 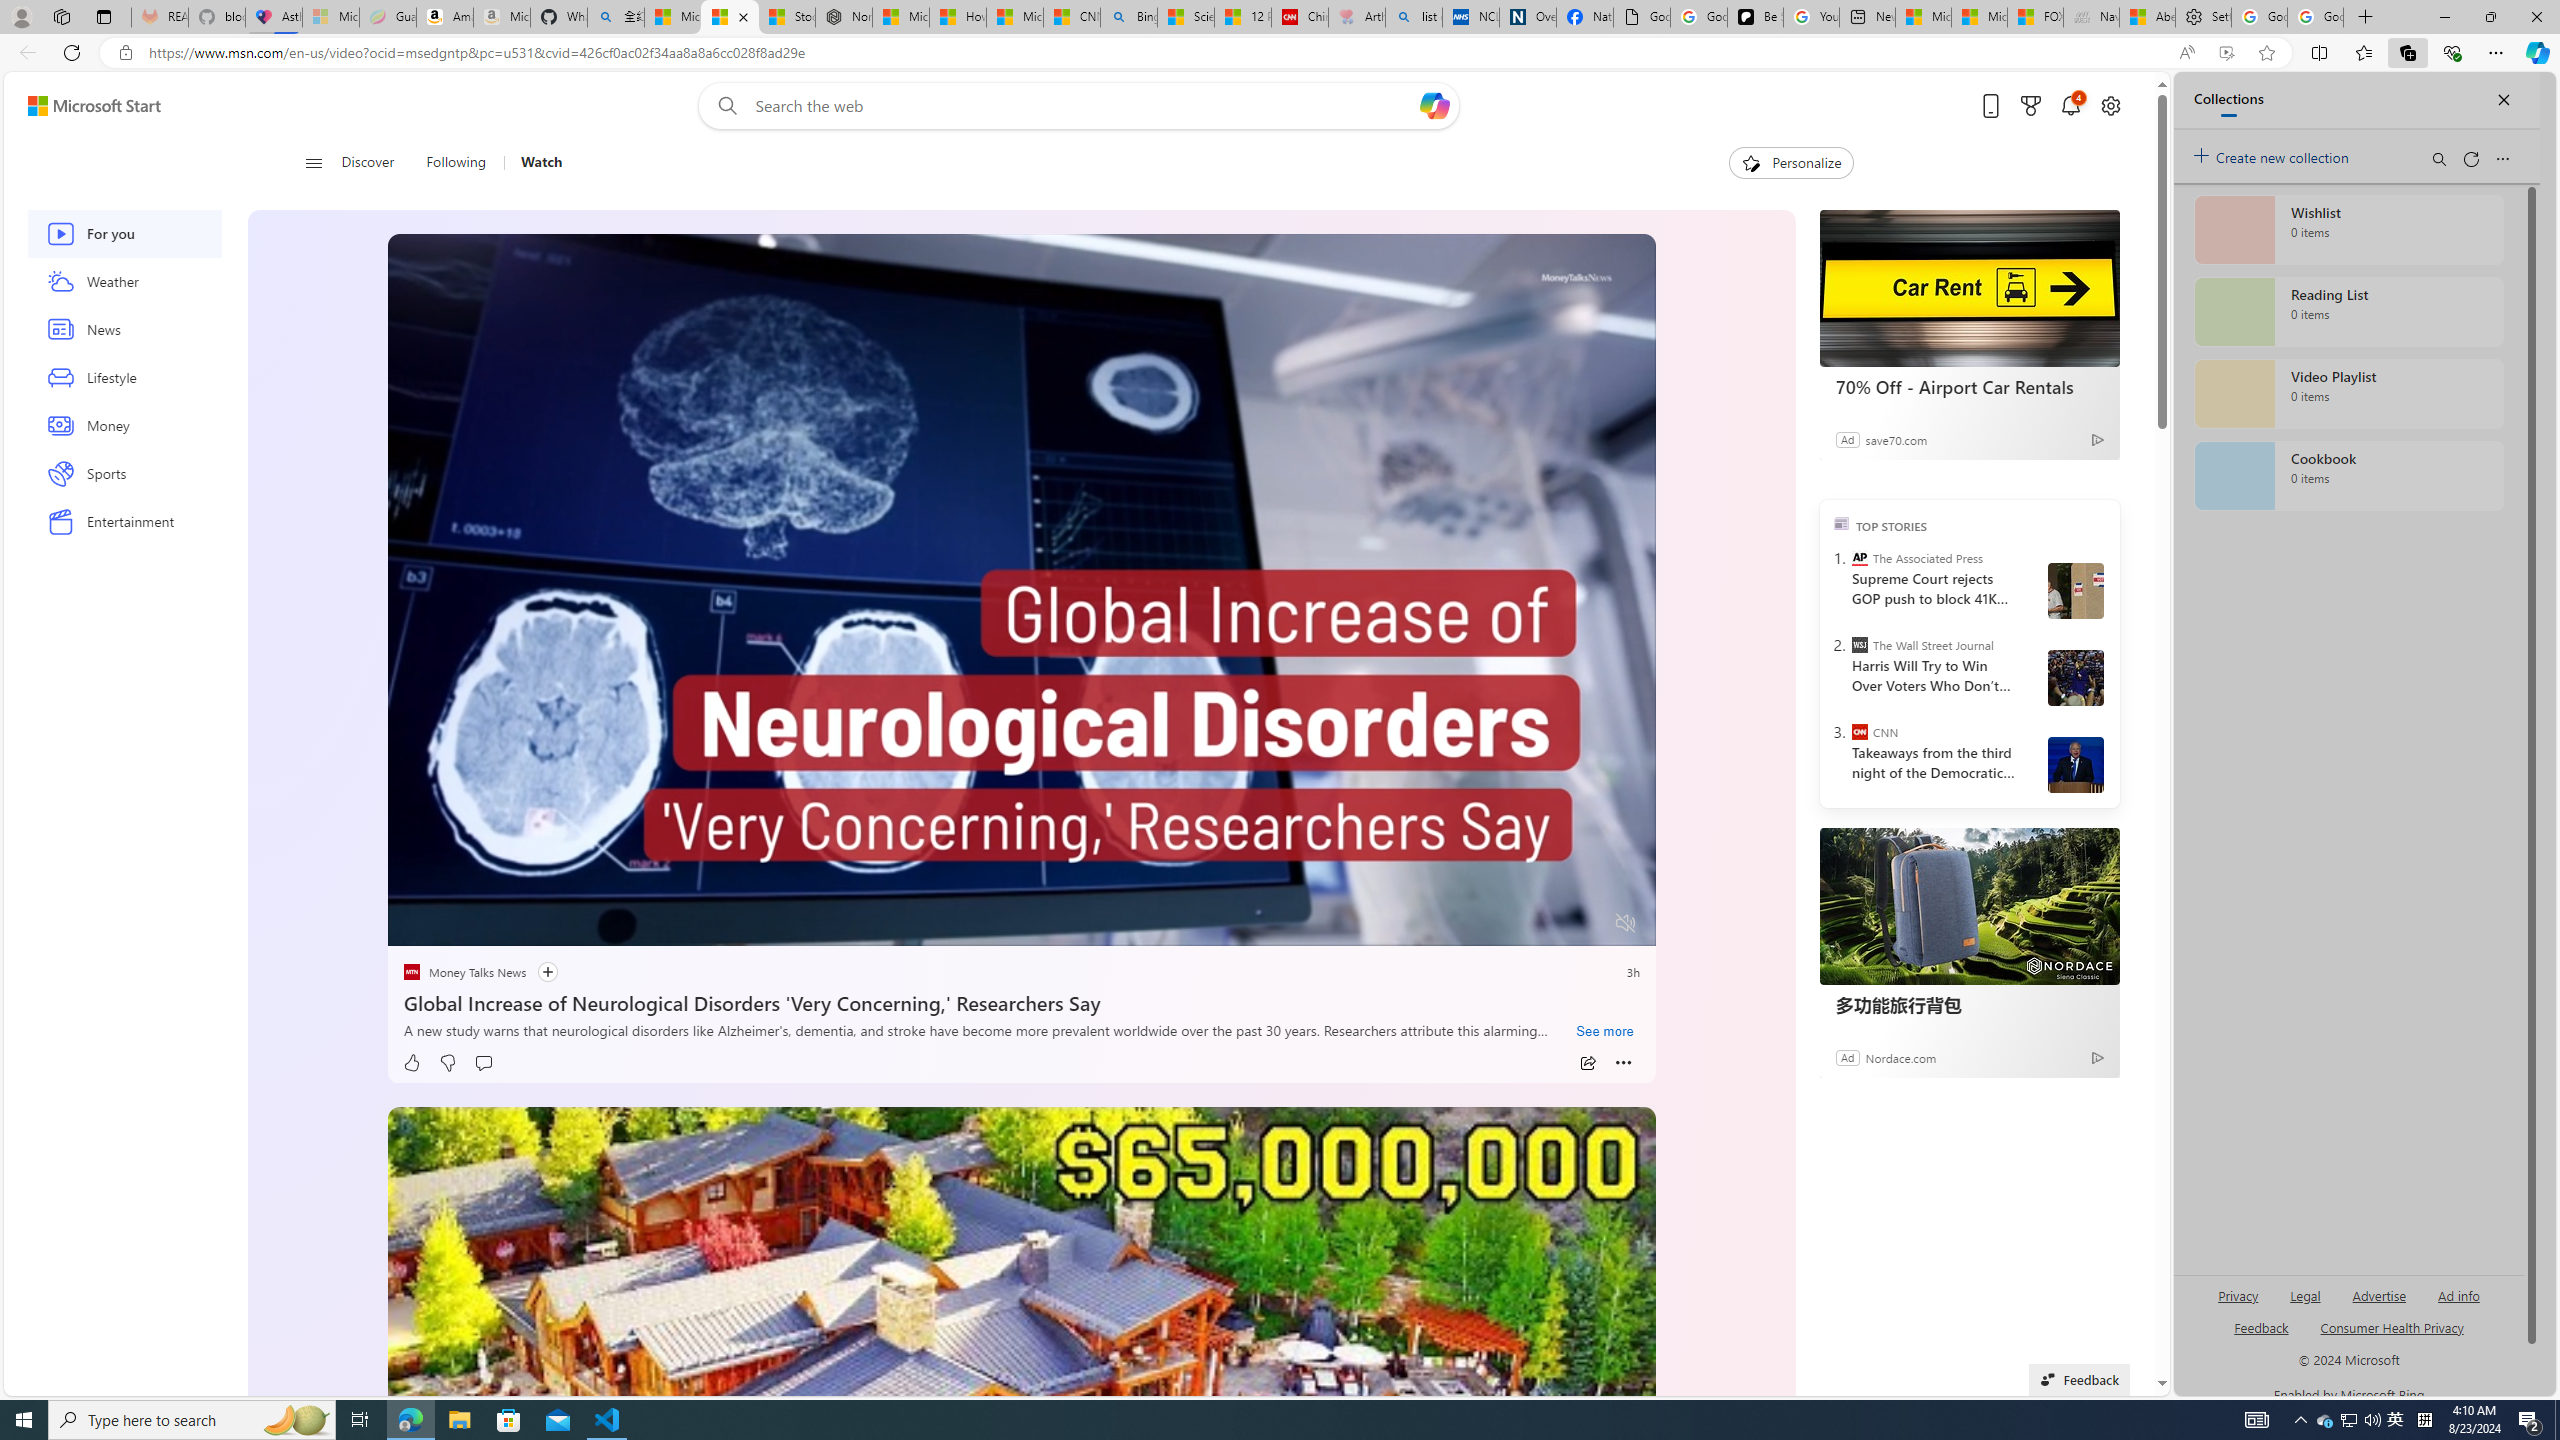 I want to click on 'FOX News - MSN', so click(x=2034, y=16).